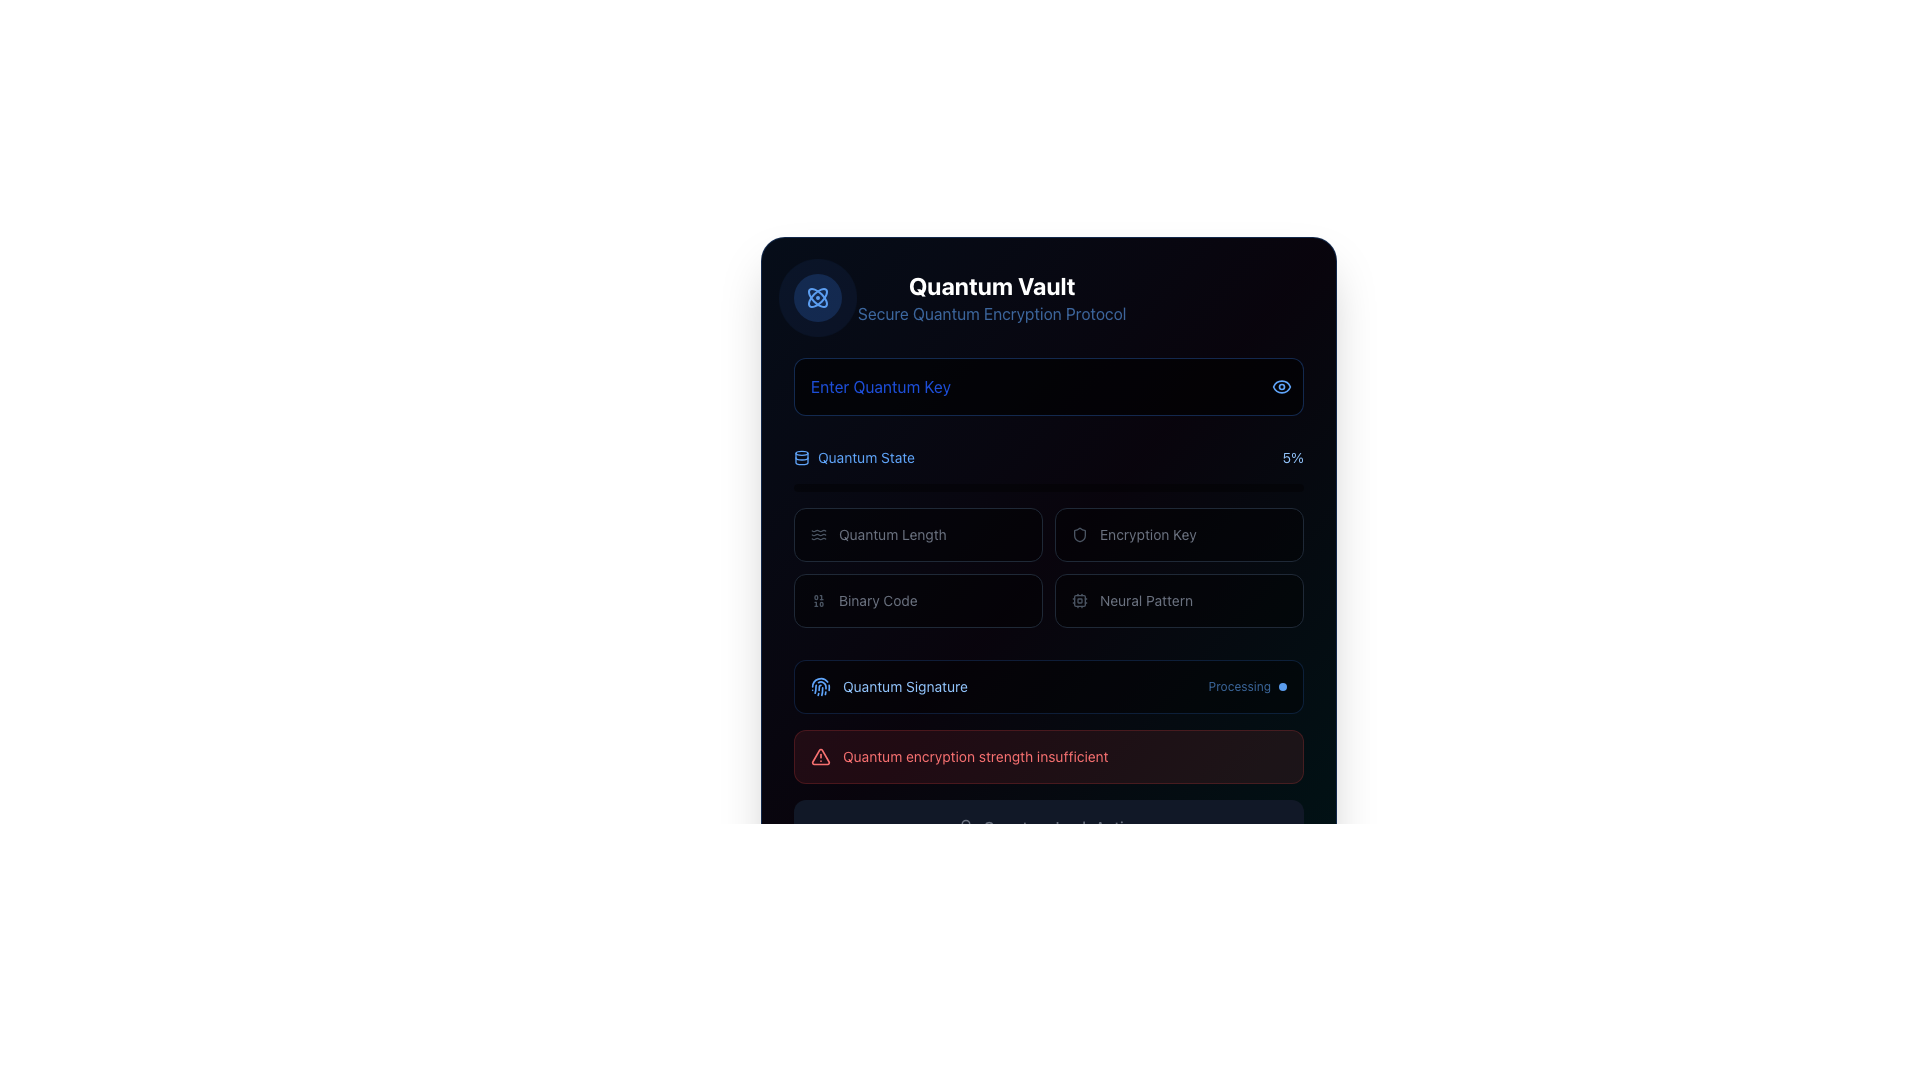 The height and width of the screenshot is (1080, 1920). I want to click on the 'Encryption Key' button, which is the second option in a grid arrangement, so click(1179, 534).